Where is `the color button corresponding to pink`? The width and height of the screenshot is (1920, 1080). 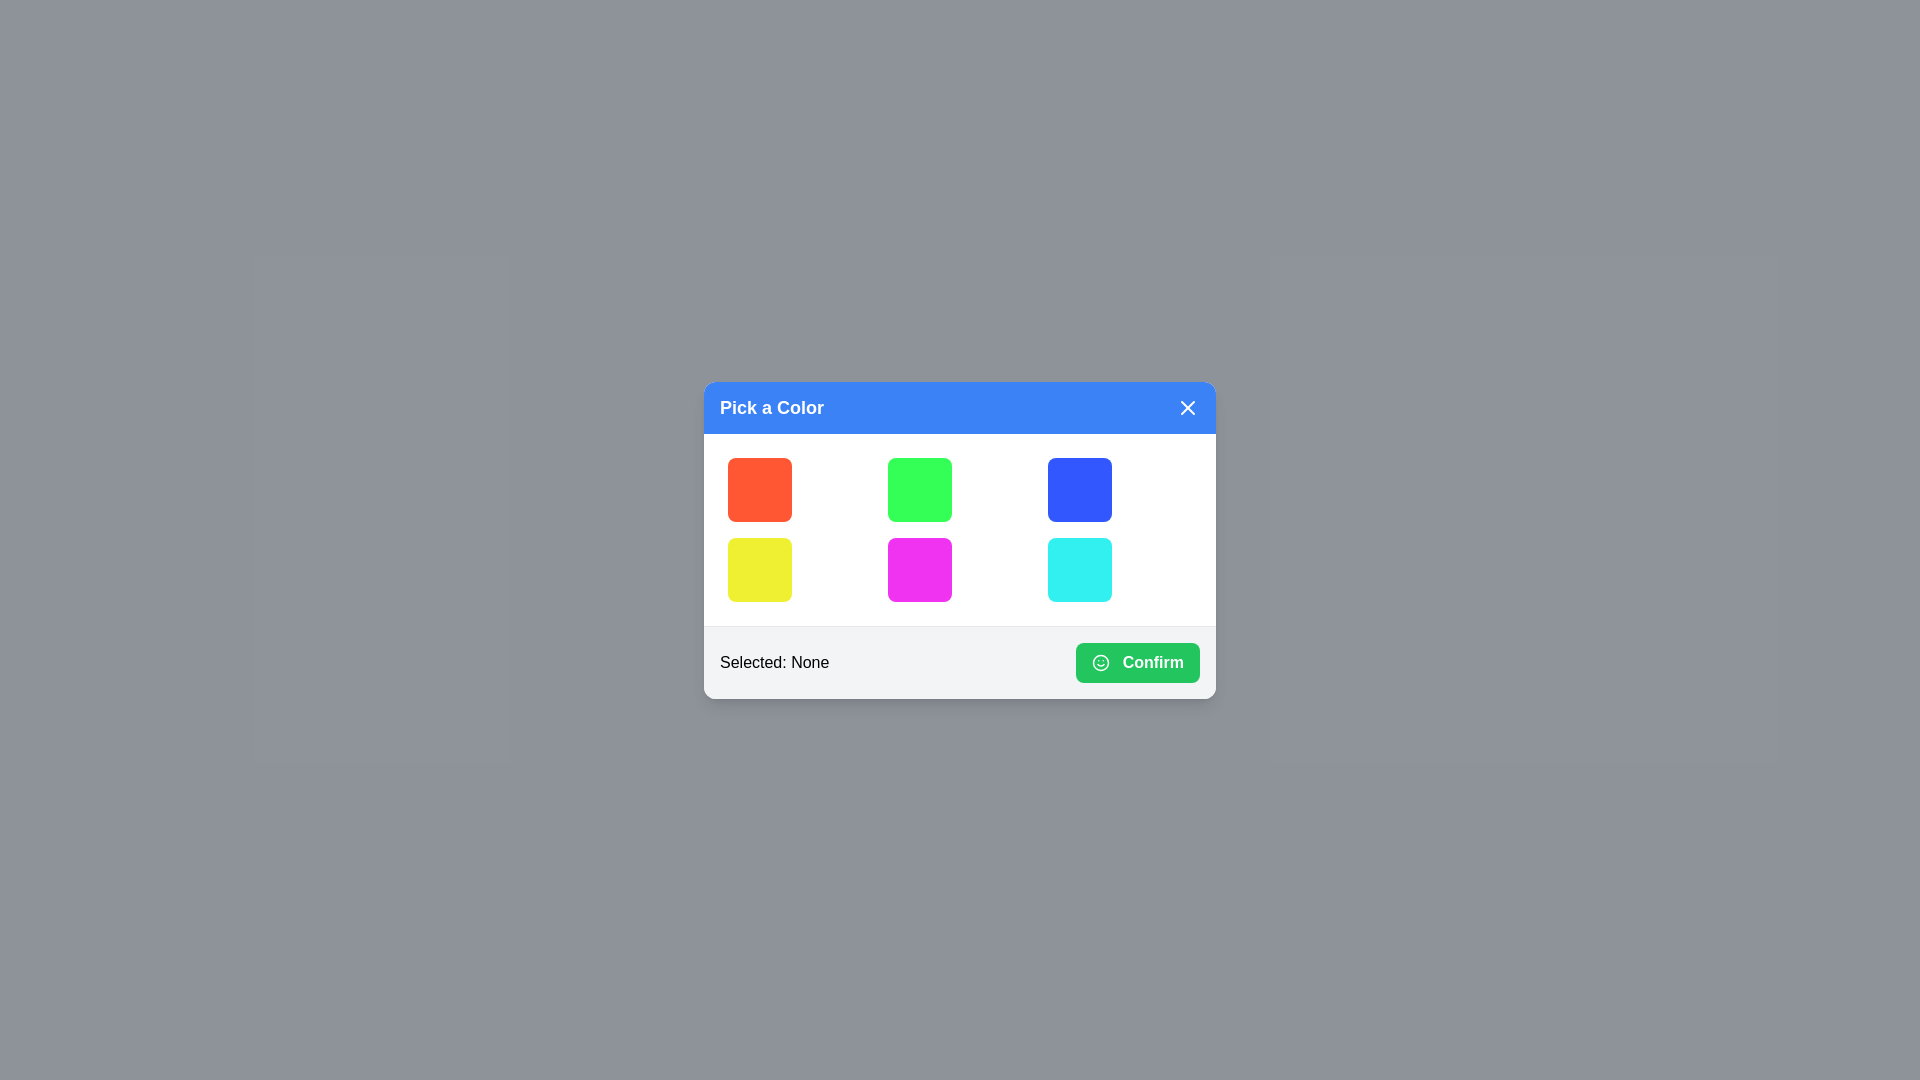 the color button corresponding to pink is located at coordinates (919, 569).